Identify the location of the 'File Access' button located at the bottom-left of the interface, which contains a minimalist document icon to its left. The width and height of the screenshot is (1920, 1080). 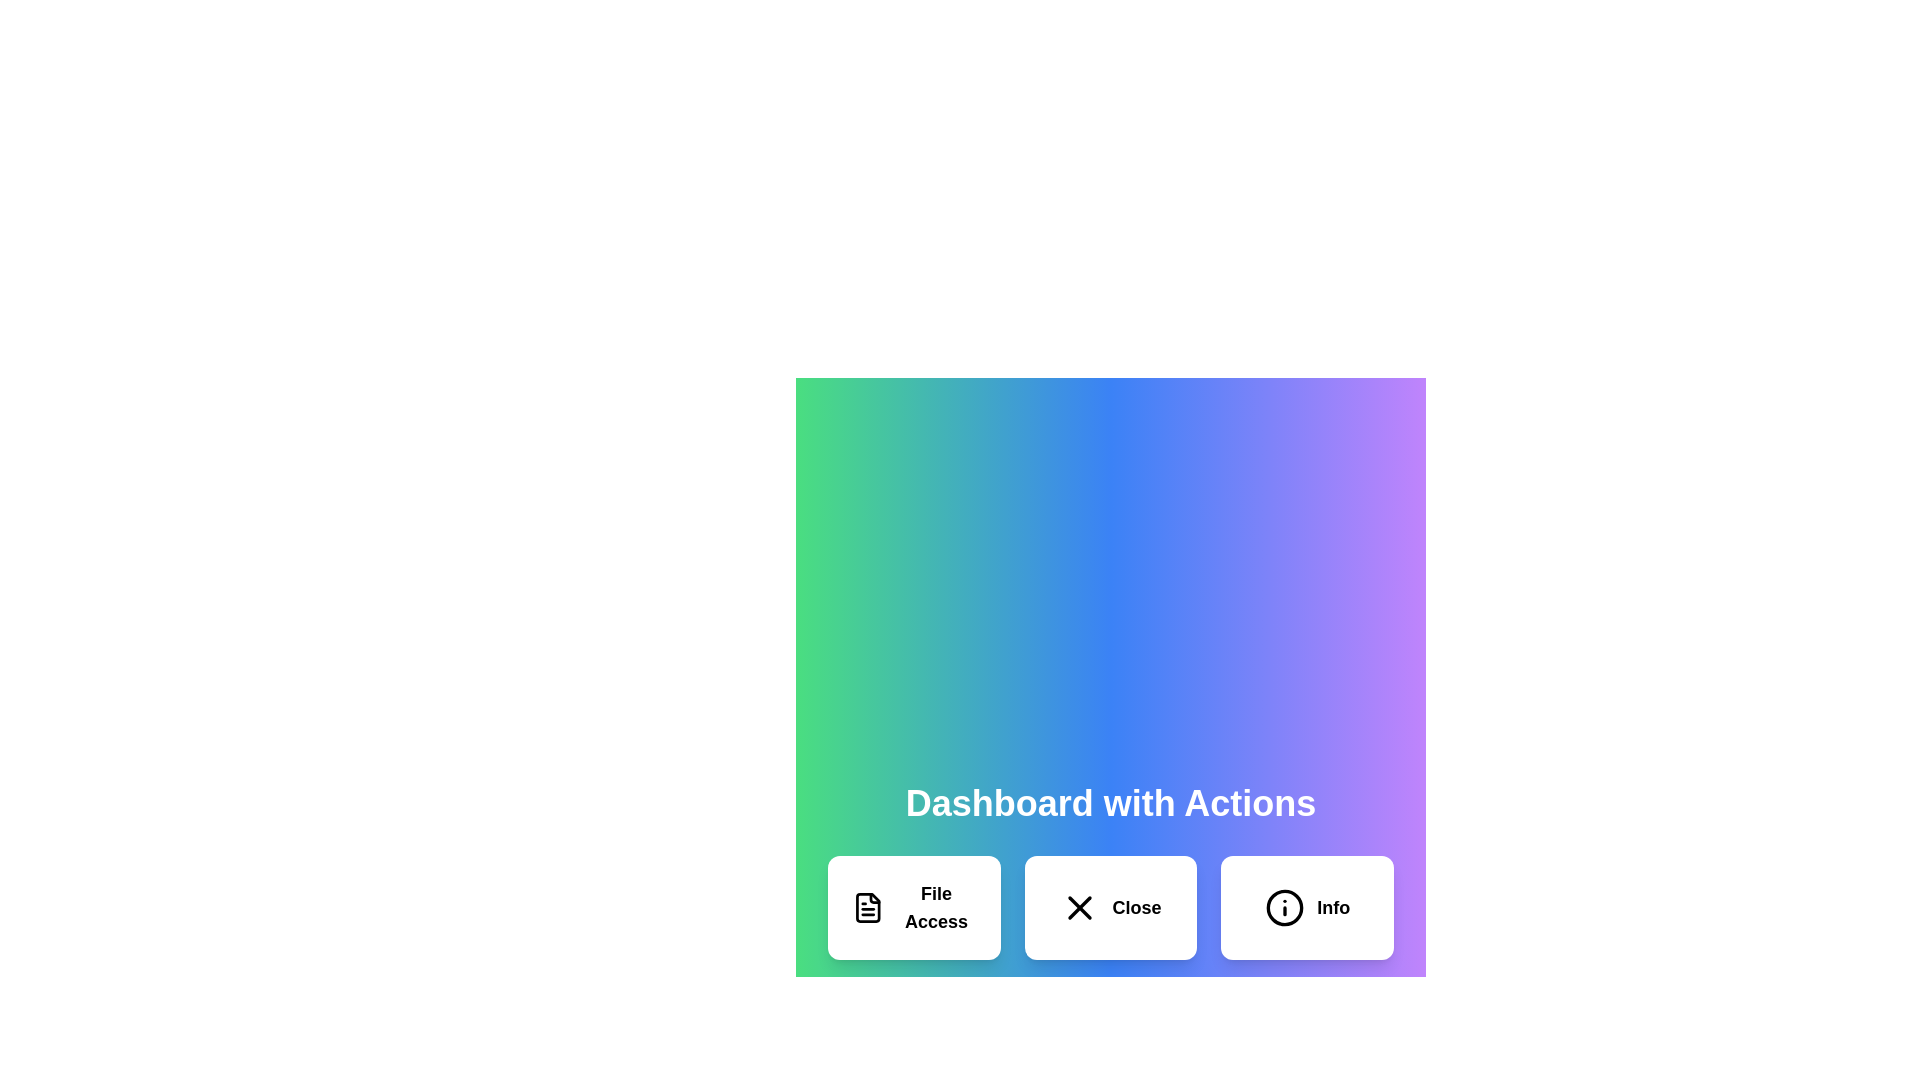
(868, 907).